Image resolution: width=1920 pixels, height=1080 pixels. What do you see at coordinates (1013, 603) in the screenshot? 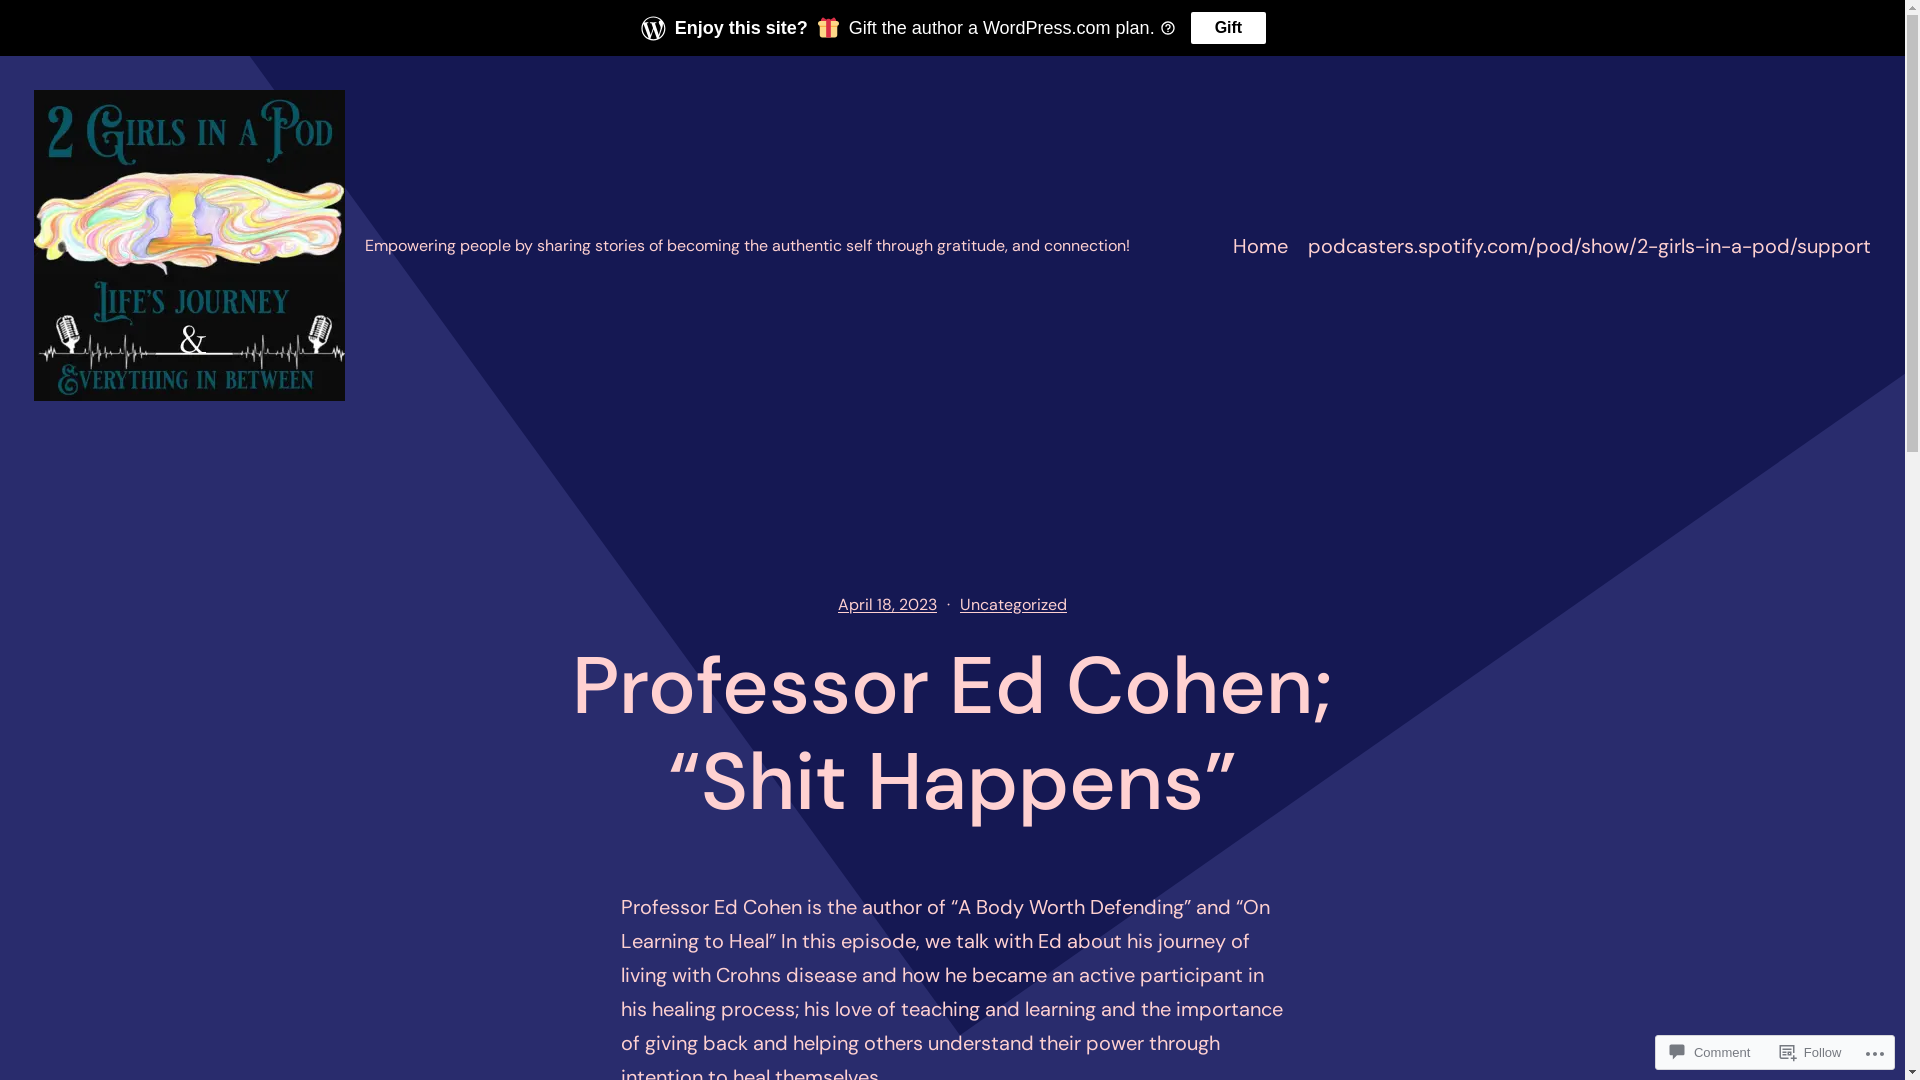
I see `'Uncategorized'` at bounding box center [1013, 603].